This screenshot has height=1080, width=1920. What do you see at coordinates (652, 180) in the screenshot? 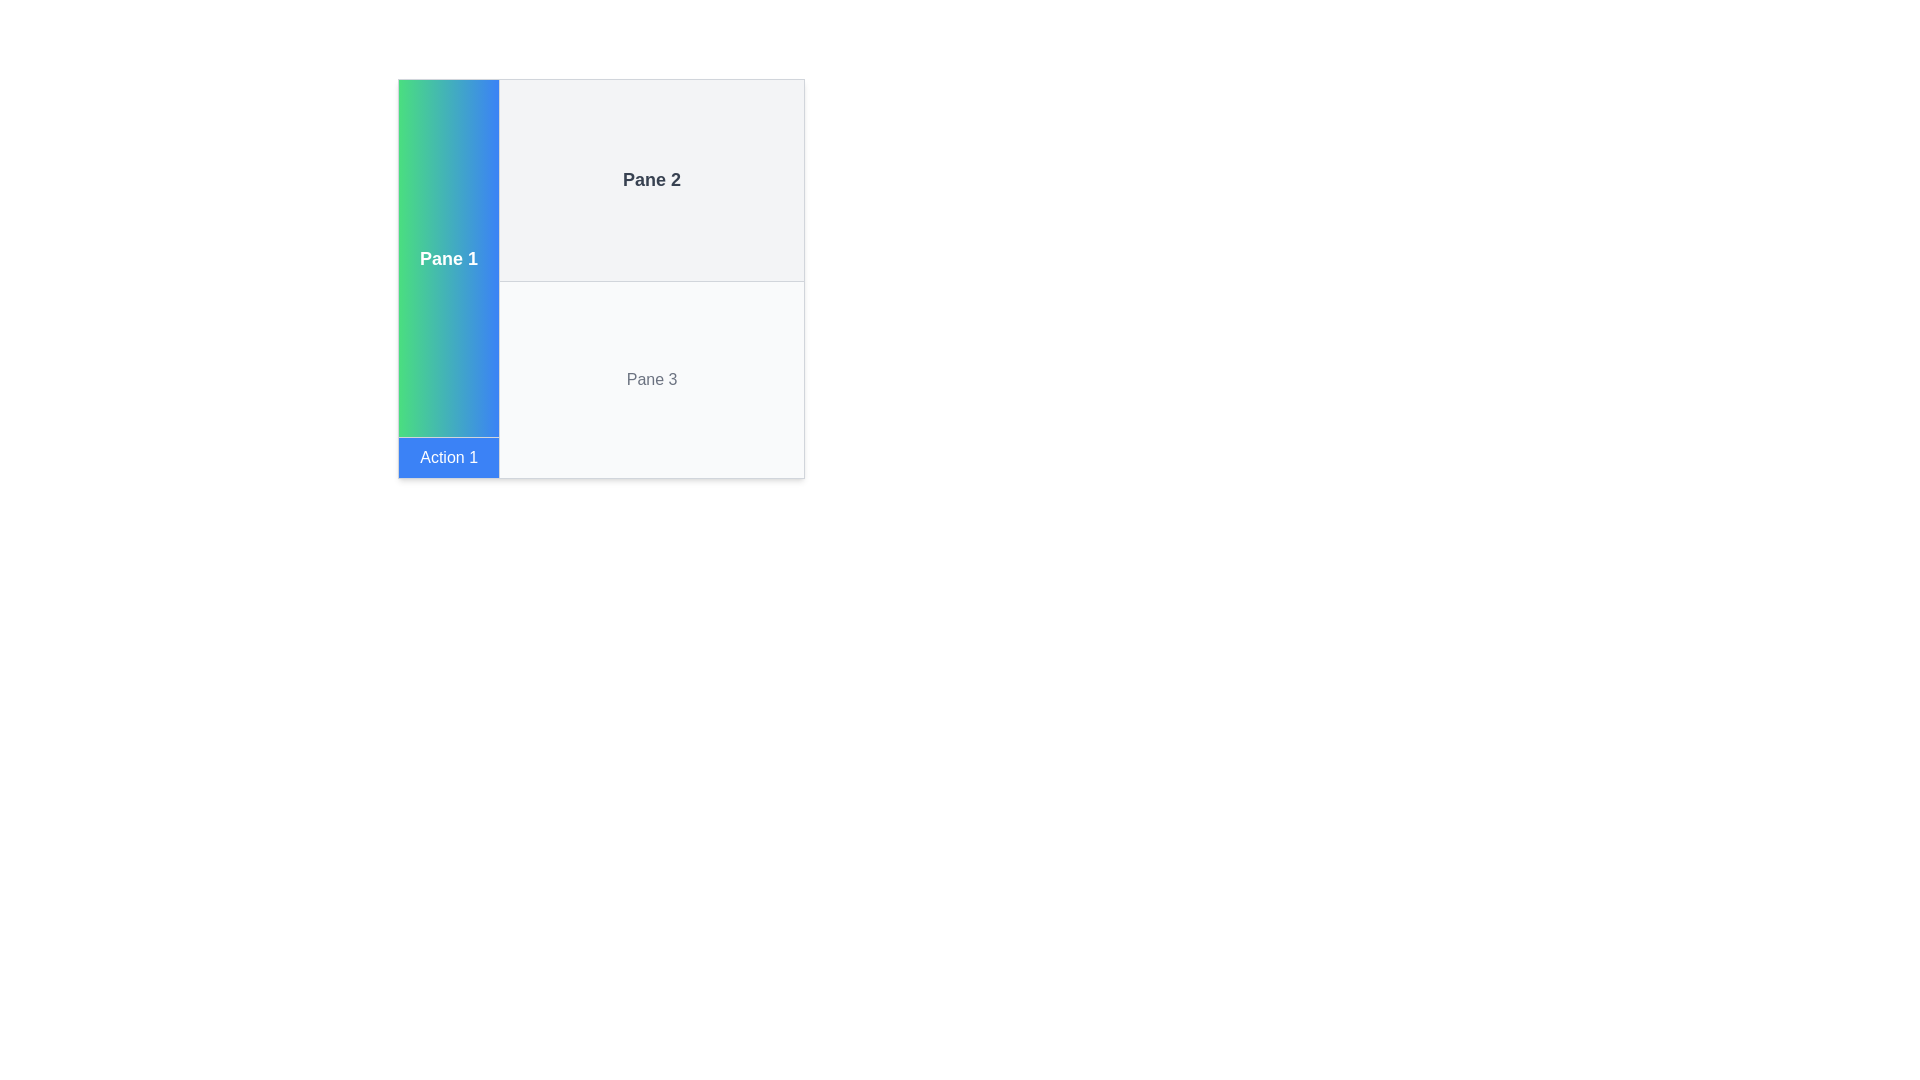
I see `the Text Label Pane containing the bold text 'Pane 2' with a light gray background, located at the top-right corner of the primary section` at bounding box center [652, 180].